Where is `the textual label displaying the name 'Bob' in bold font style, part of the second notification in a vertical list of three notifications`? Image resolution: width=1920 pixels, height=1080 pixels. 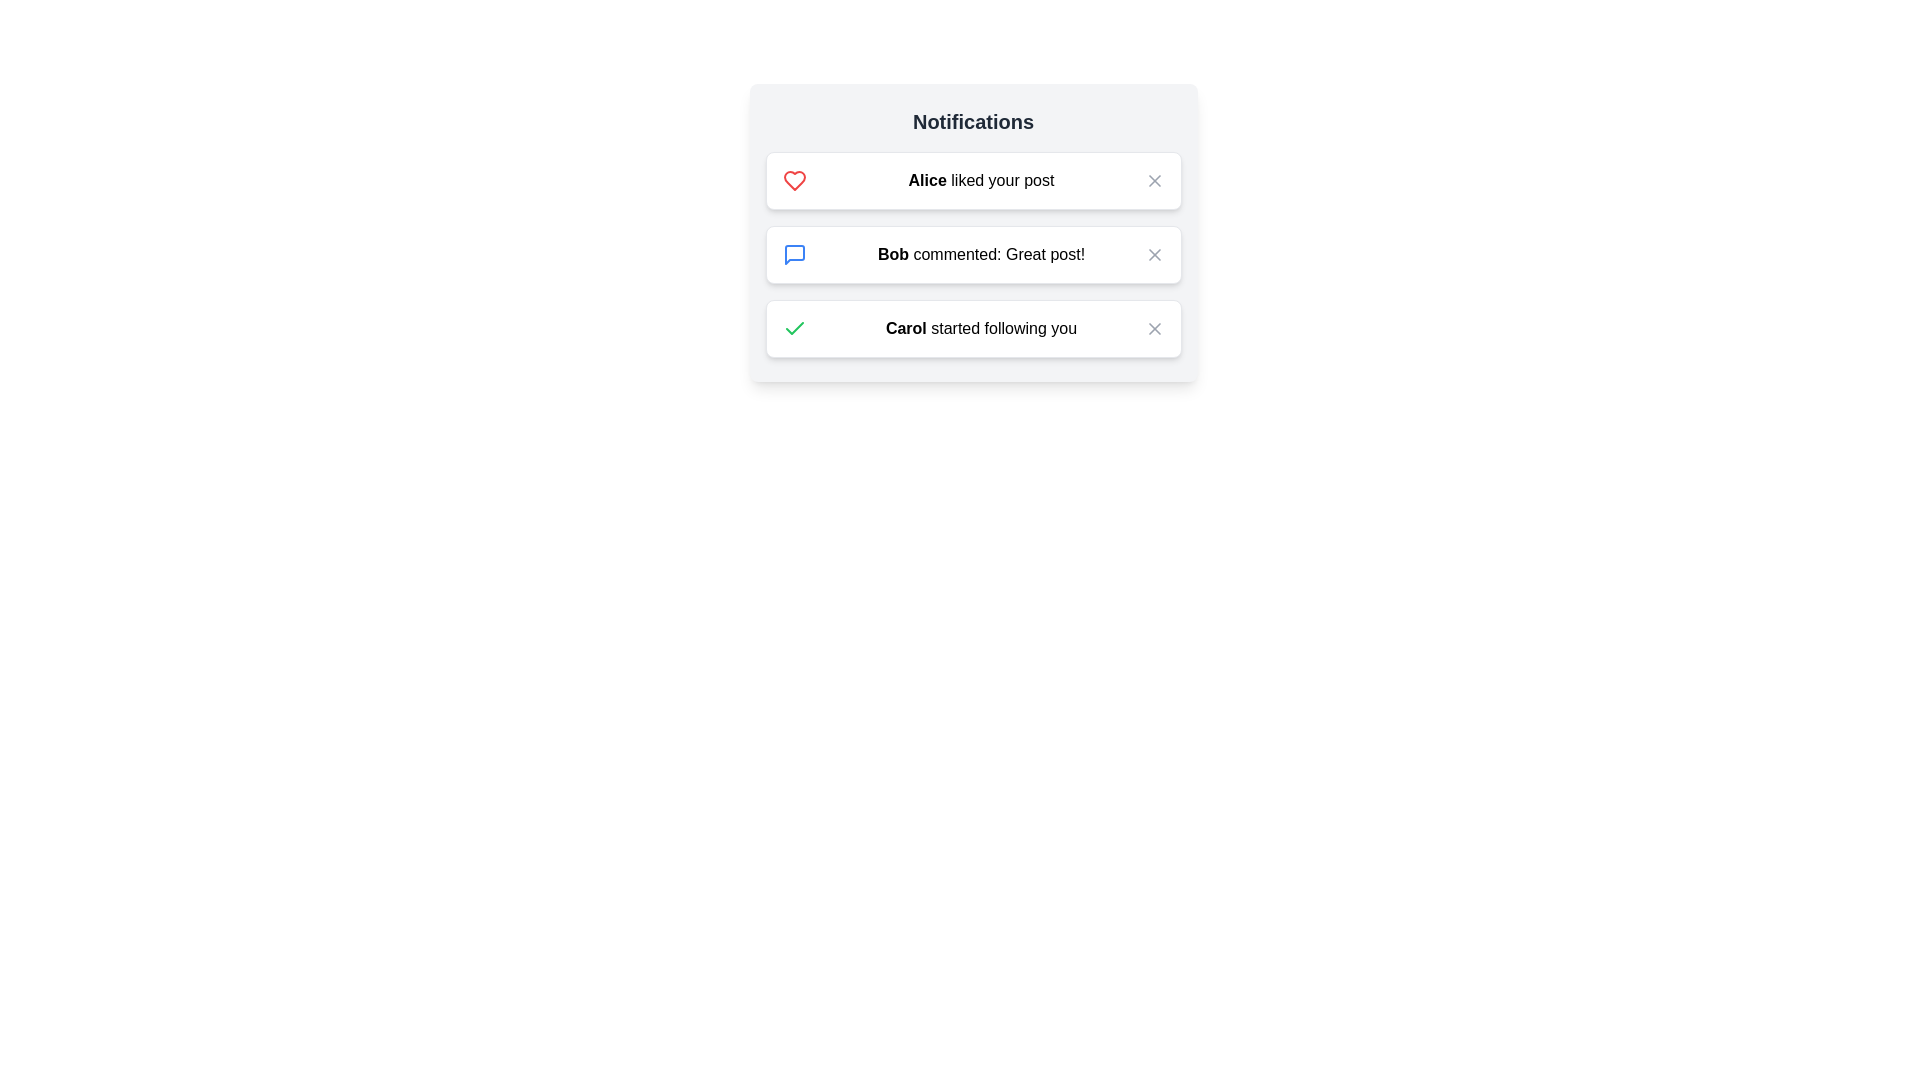
the textual label displaying the name 'Bob' in bold font style, part of the second notification in a vertical list of three notifications is located at coordinates (892, 253).